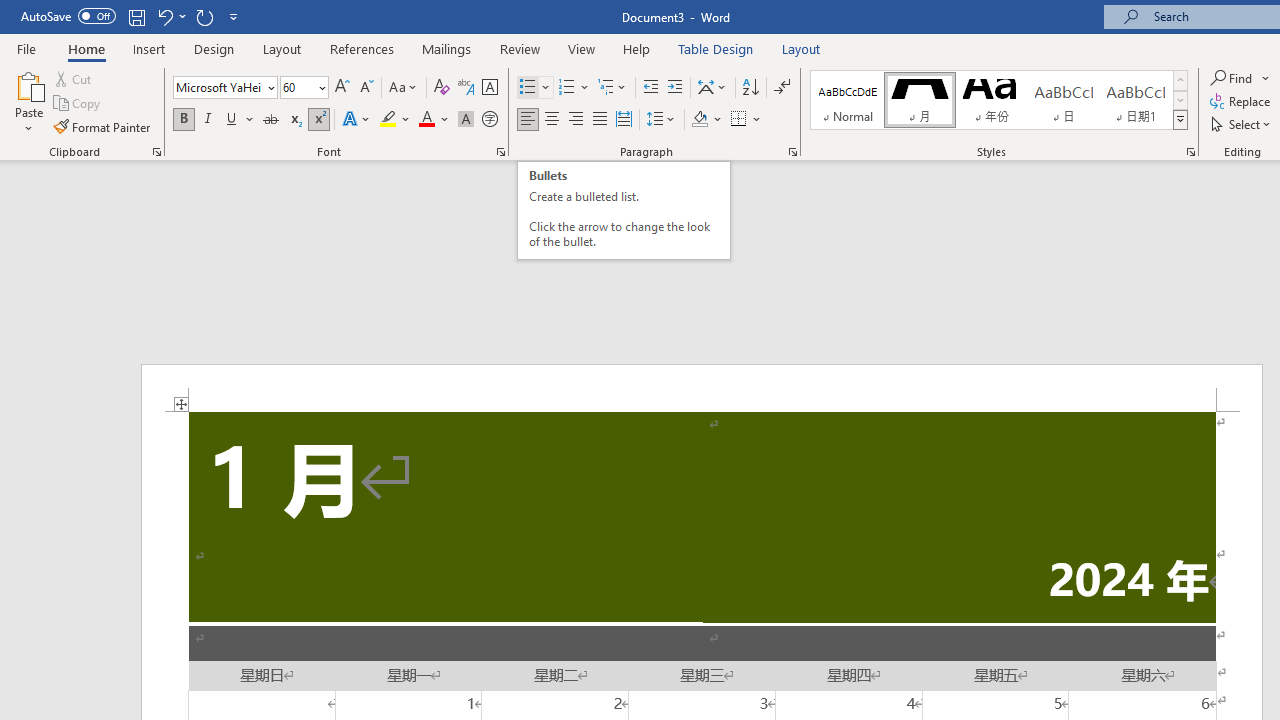 Image resolution: width=1280 pixels, height=720 pixels. Describe the element at coordinates (749, 86) in the screenshot. I see `'Sort...'` at that location.